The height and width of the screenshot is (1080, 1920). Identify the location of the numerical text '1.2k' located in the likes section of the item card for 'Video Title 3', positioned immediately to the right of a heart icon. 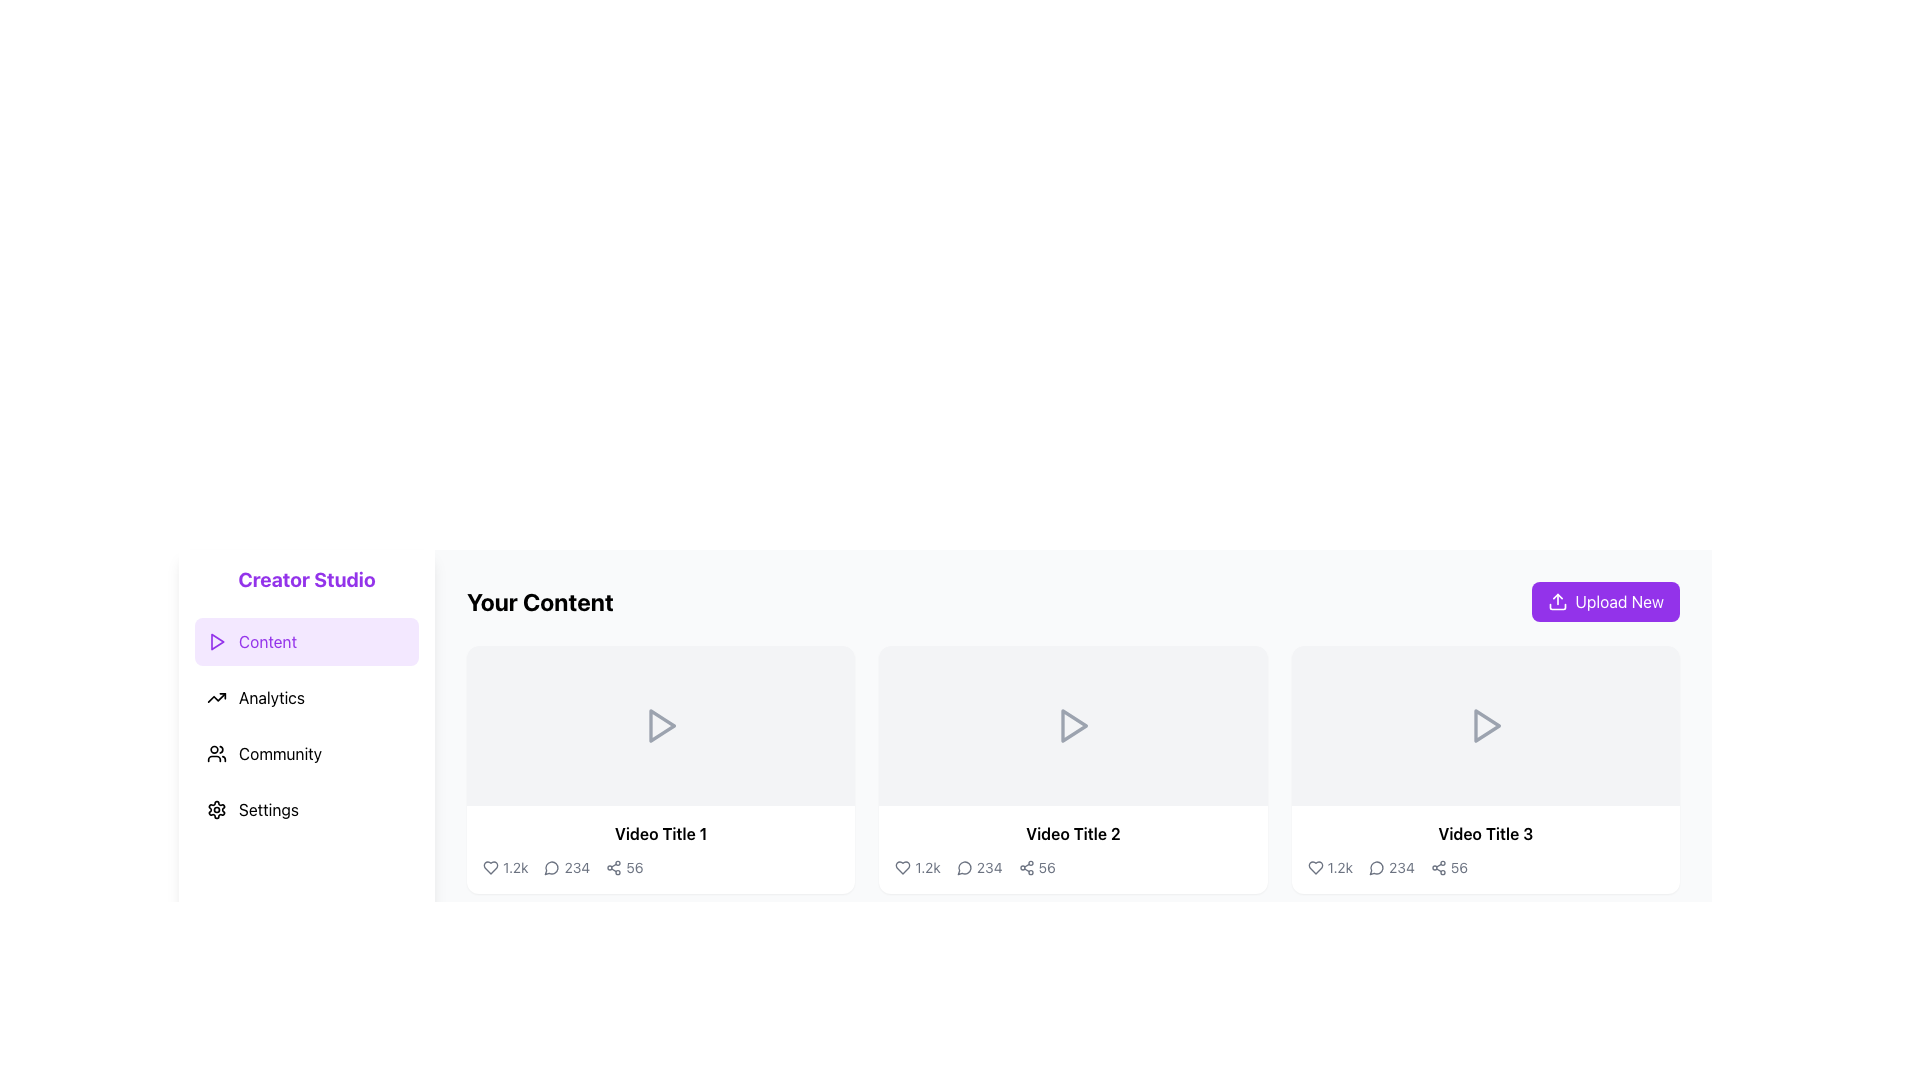
(1340, 866).